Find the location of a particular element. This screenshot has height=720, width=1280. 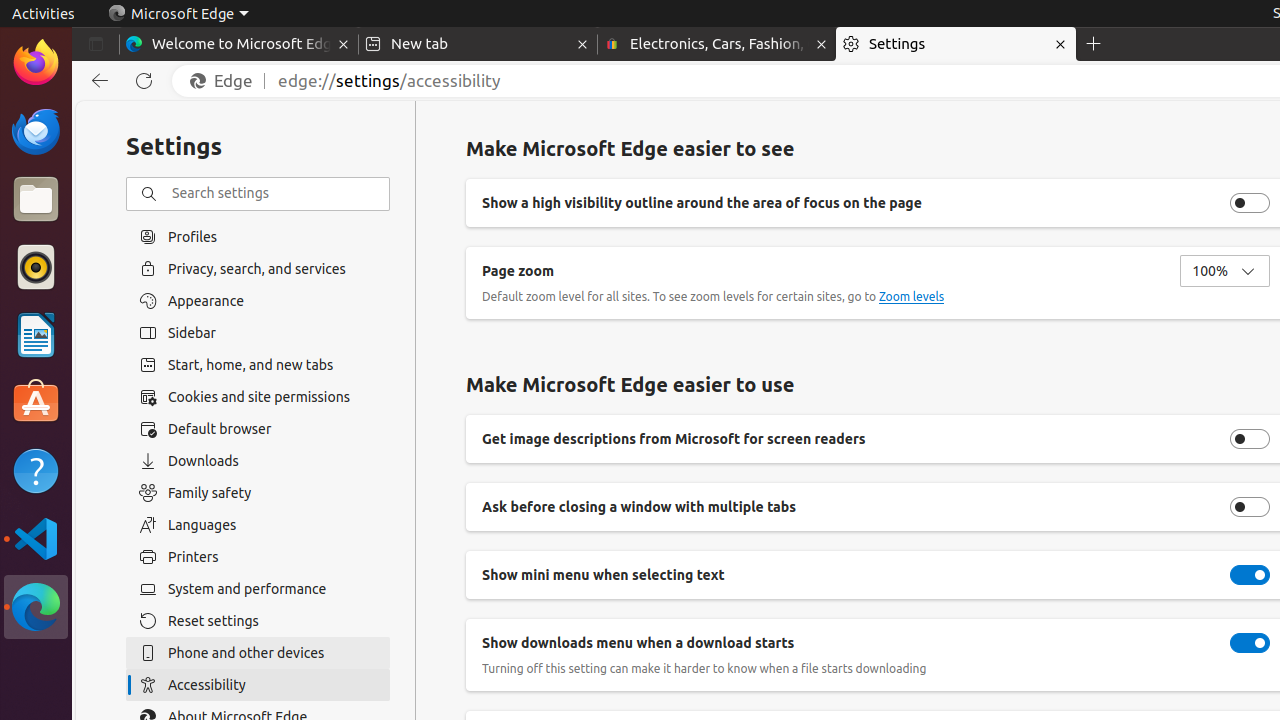

'Show a high visibility outline around the area of focus on the page' is located at coordinates (1249, 202).